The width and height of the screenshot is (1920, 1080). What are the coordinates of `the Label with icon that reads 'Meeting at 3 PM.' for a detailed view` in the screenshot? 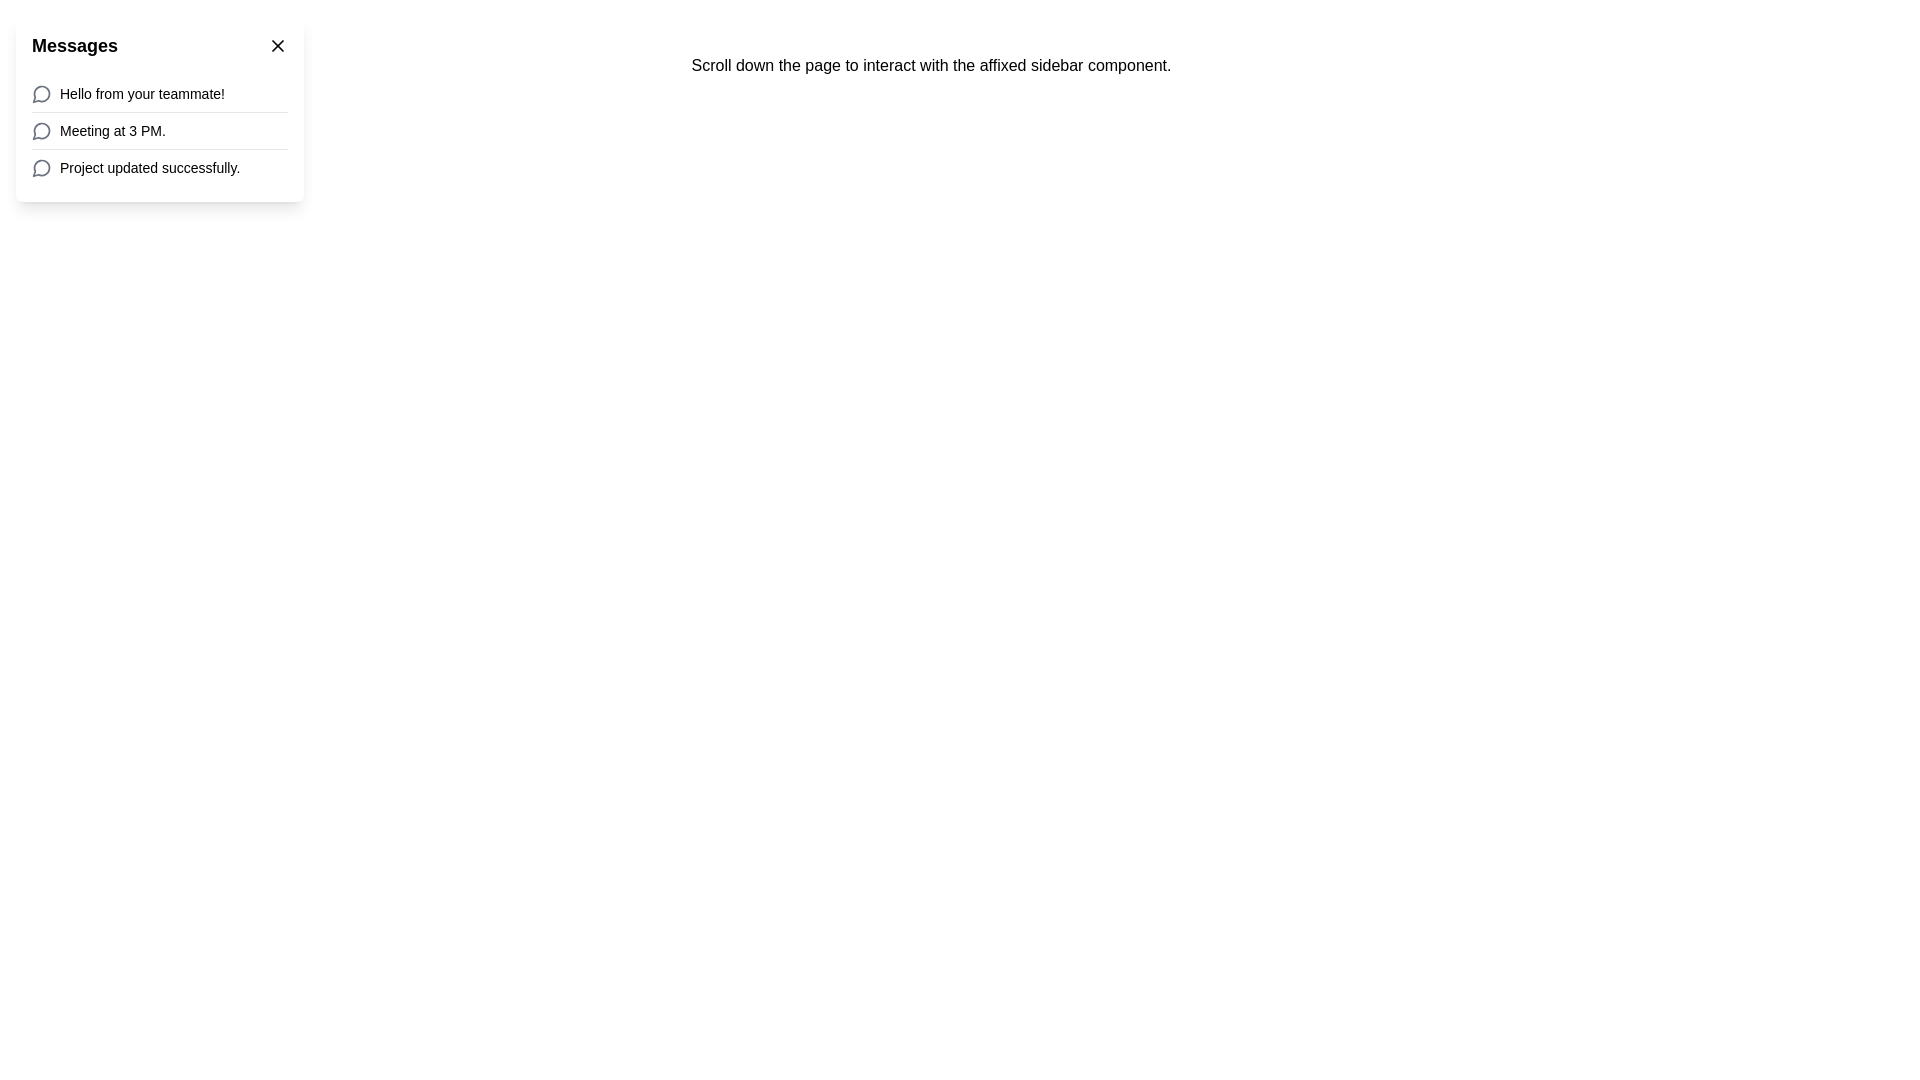 It's located at (158, 130).